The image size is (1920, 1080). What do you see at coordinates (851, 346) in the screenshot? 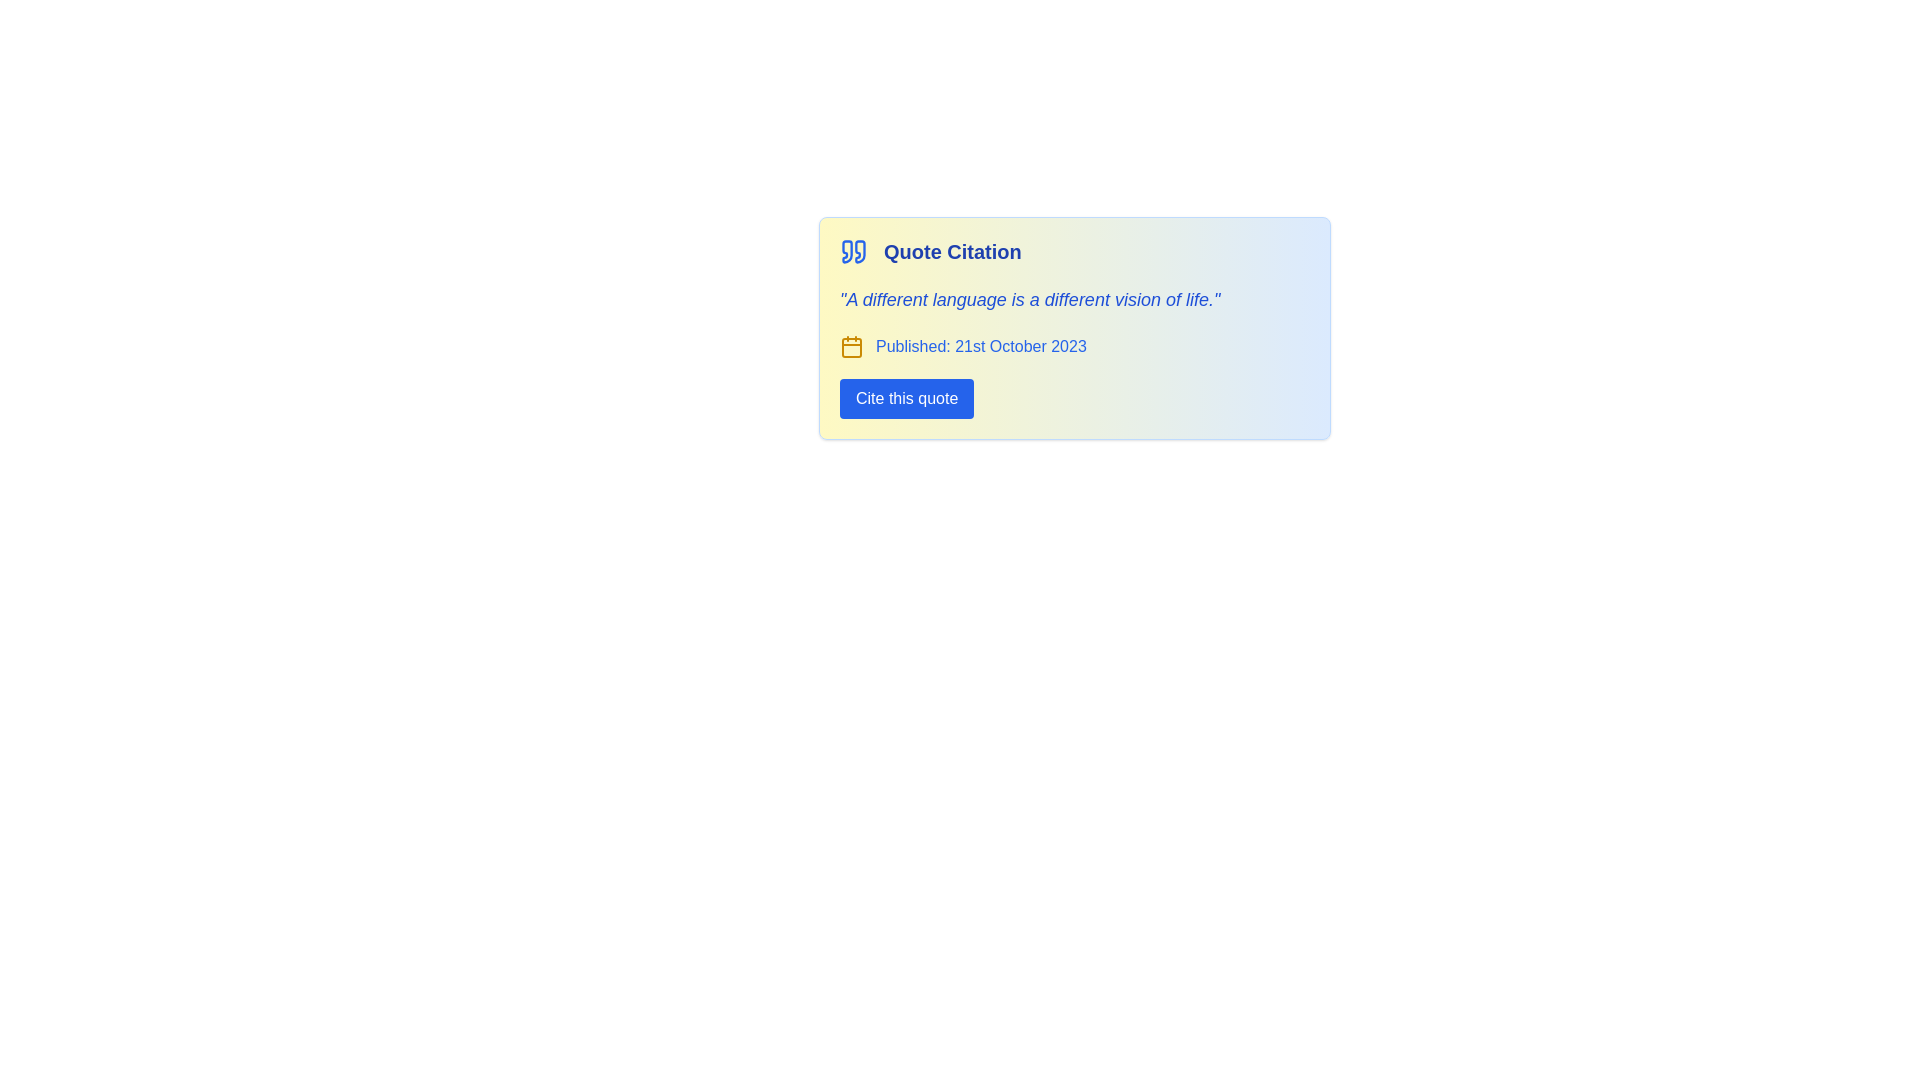
I see `the decorative calendar icon located to the left of the publication date text 'Published: 21st October 2023'` at bounding box center [851, 346].